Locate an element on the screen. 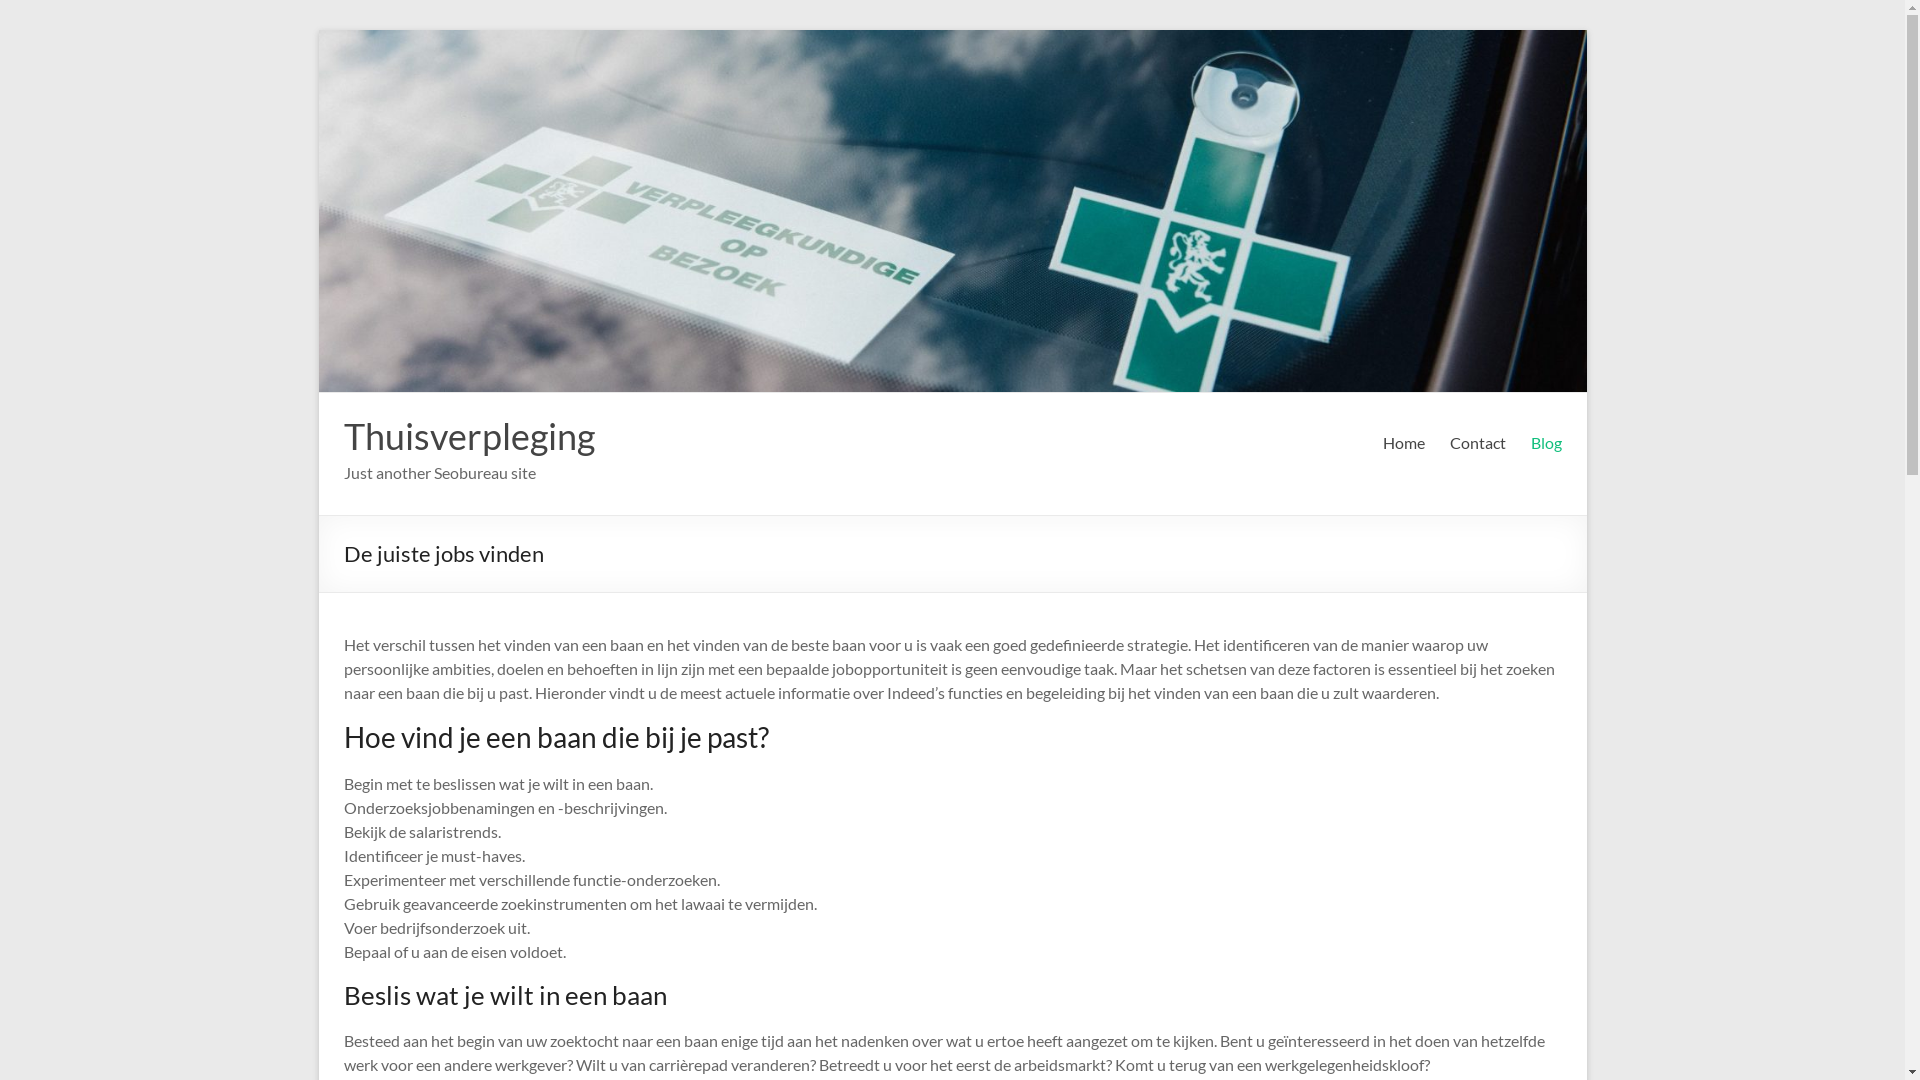 This screenshot has width=1920, height=1080. 'Home' is located at coordinates (1401, 442).